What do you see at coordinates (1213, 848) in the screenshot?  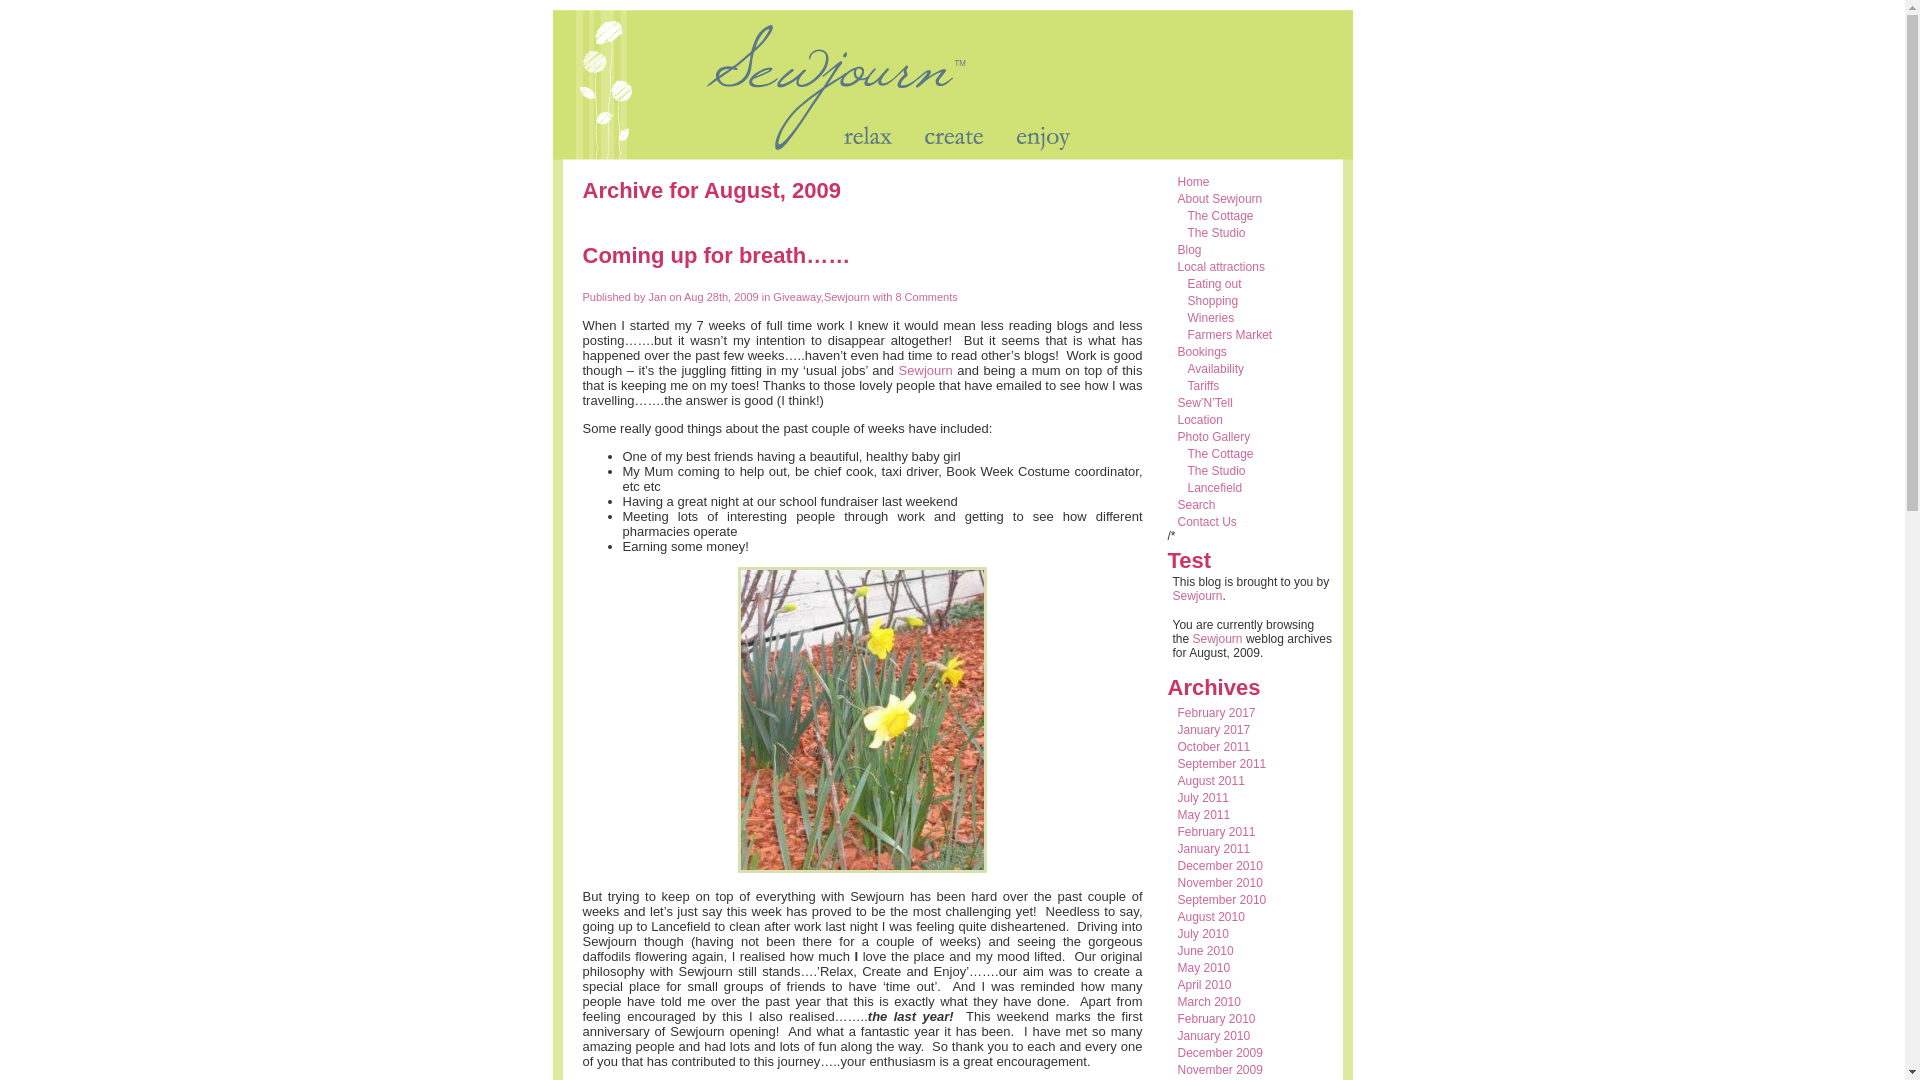 I see `'January 2011'` at bounding box center [1213, 848].